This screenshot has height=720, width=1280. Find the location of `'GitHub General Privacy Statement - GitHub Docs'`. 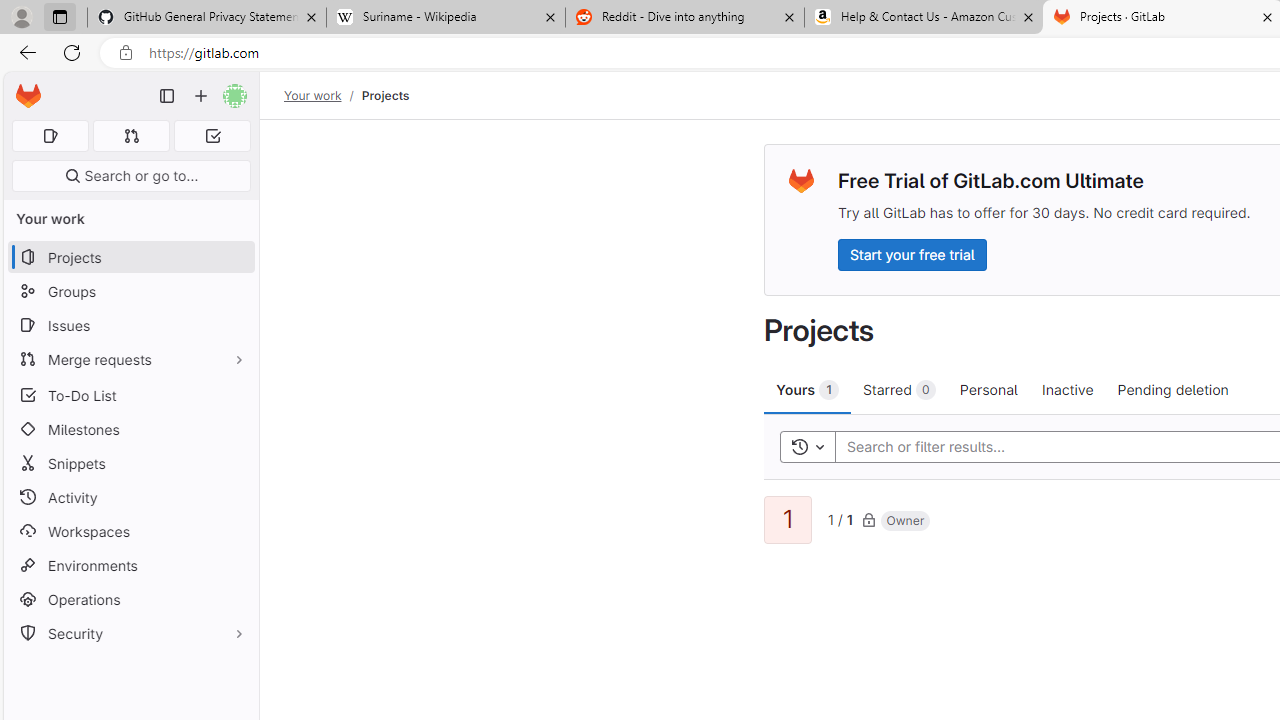

'GitHub General Privacy Statement - GitHub Docs' is located at coordinates (207, 17).